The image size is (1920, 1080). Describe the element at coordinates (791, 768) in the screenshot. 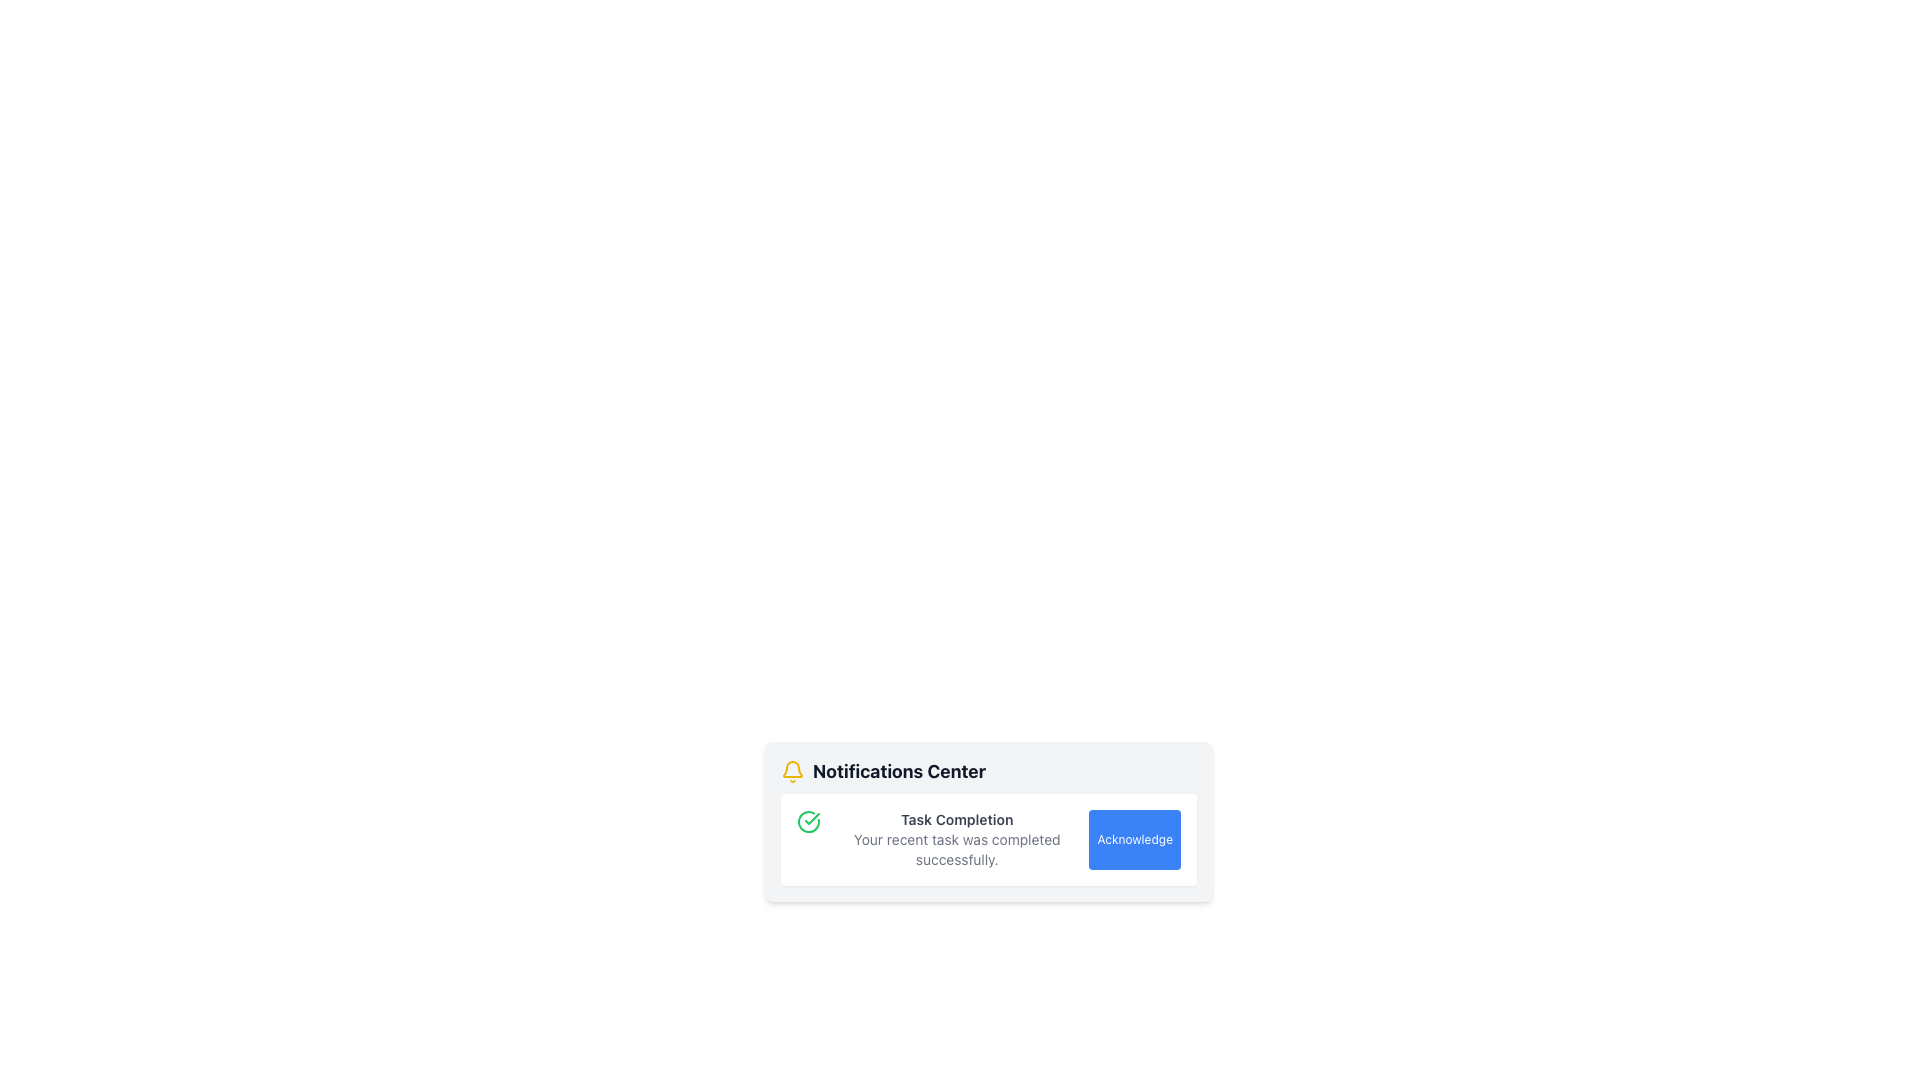

I see `the yellow bell icon located at the top-left corner of the notification panel` at that location.